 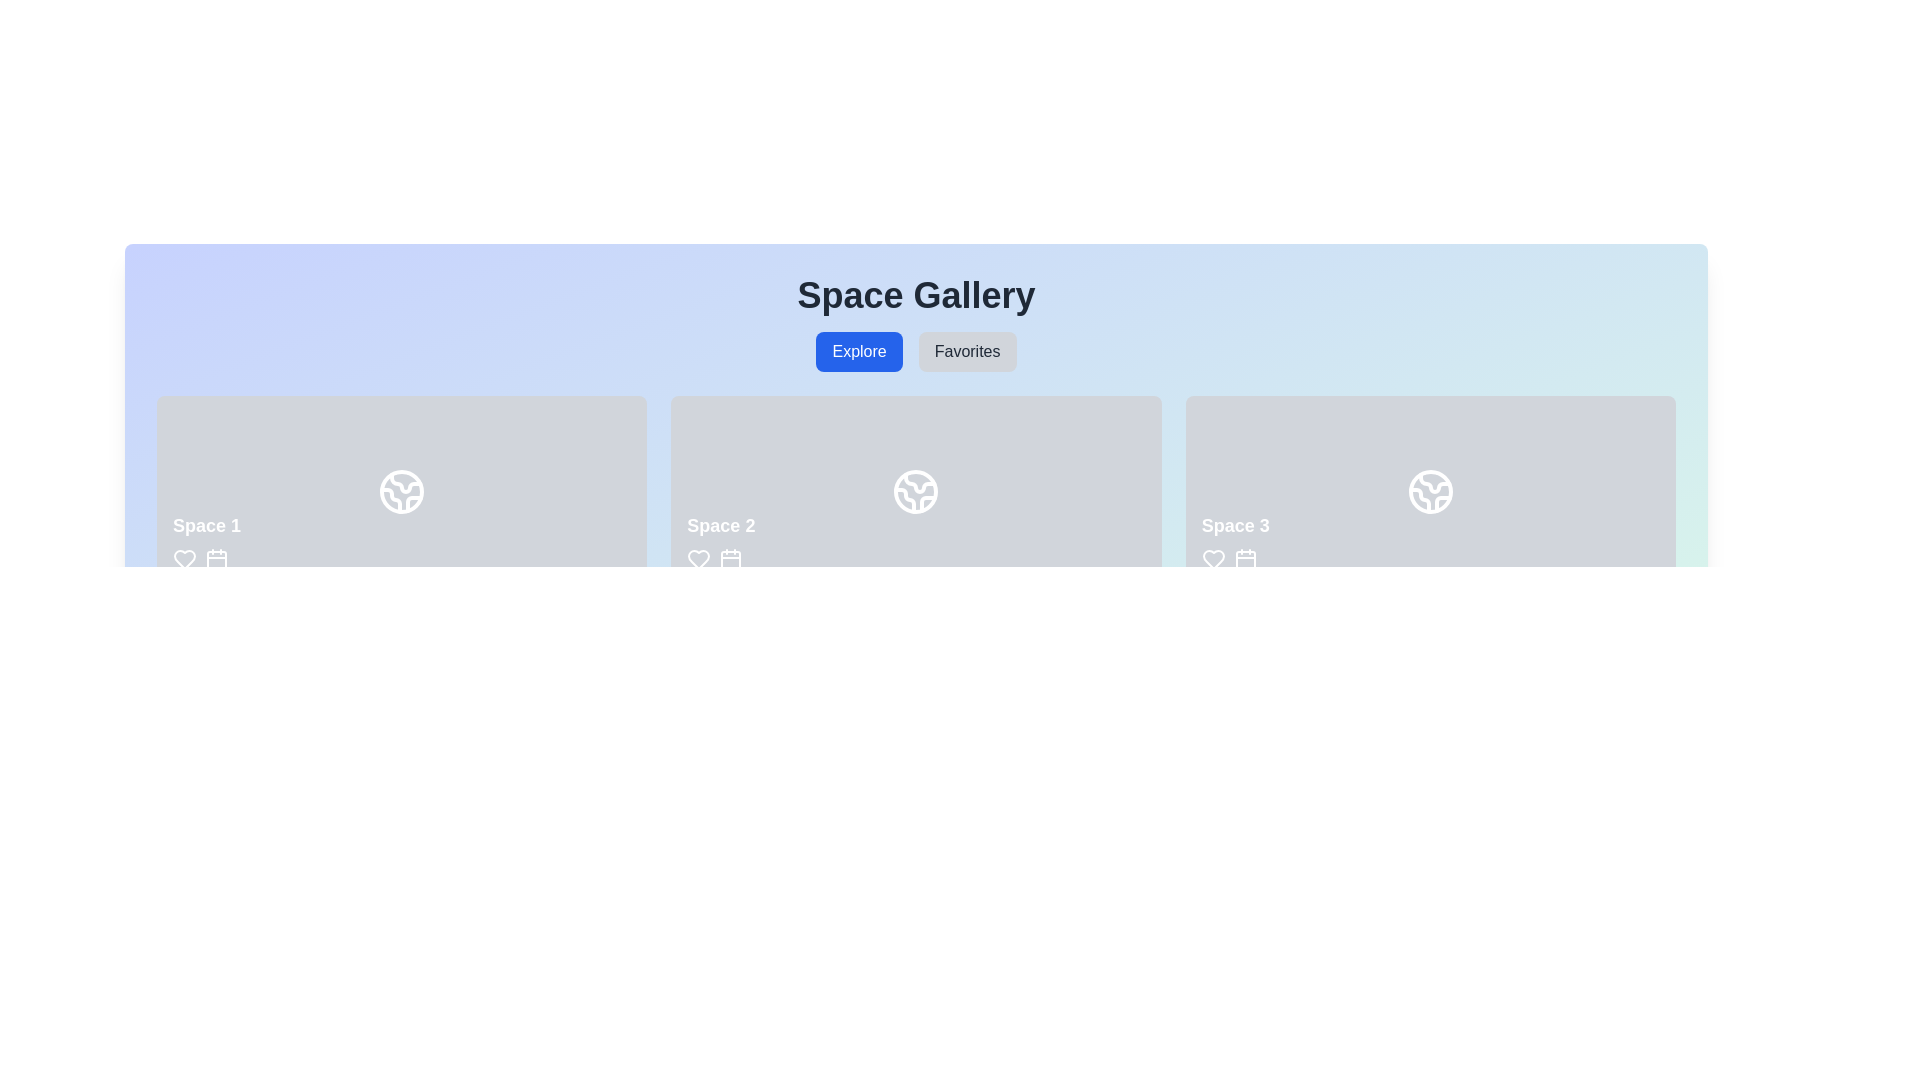 I want to click on the text label displaying 'Space 3' located in the lower-left corner of the third card under the 'Space Gallery' section, so click(x=1234, y=542).